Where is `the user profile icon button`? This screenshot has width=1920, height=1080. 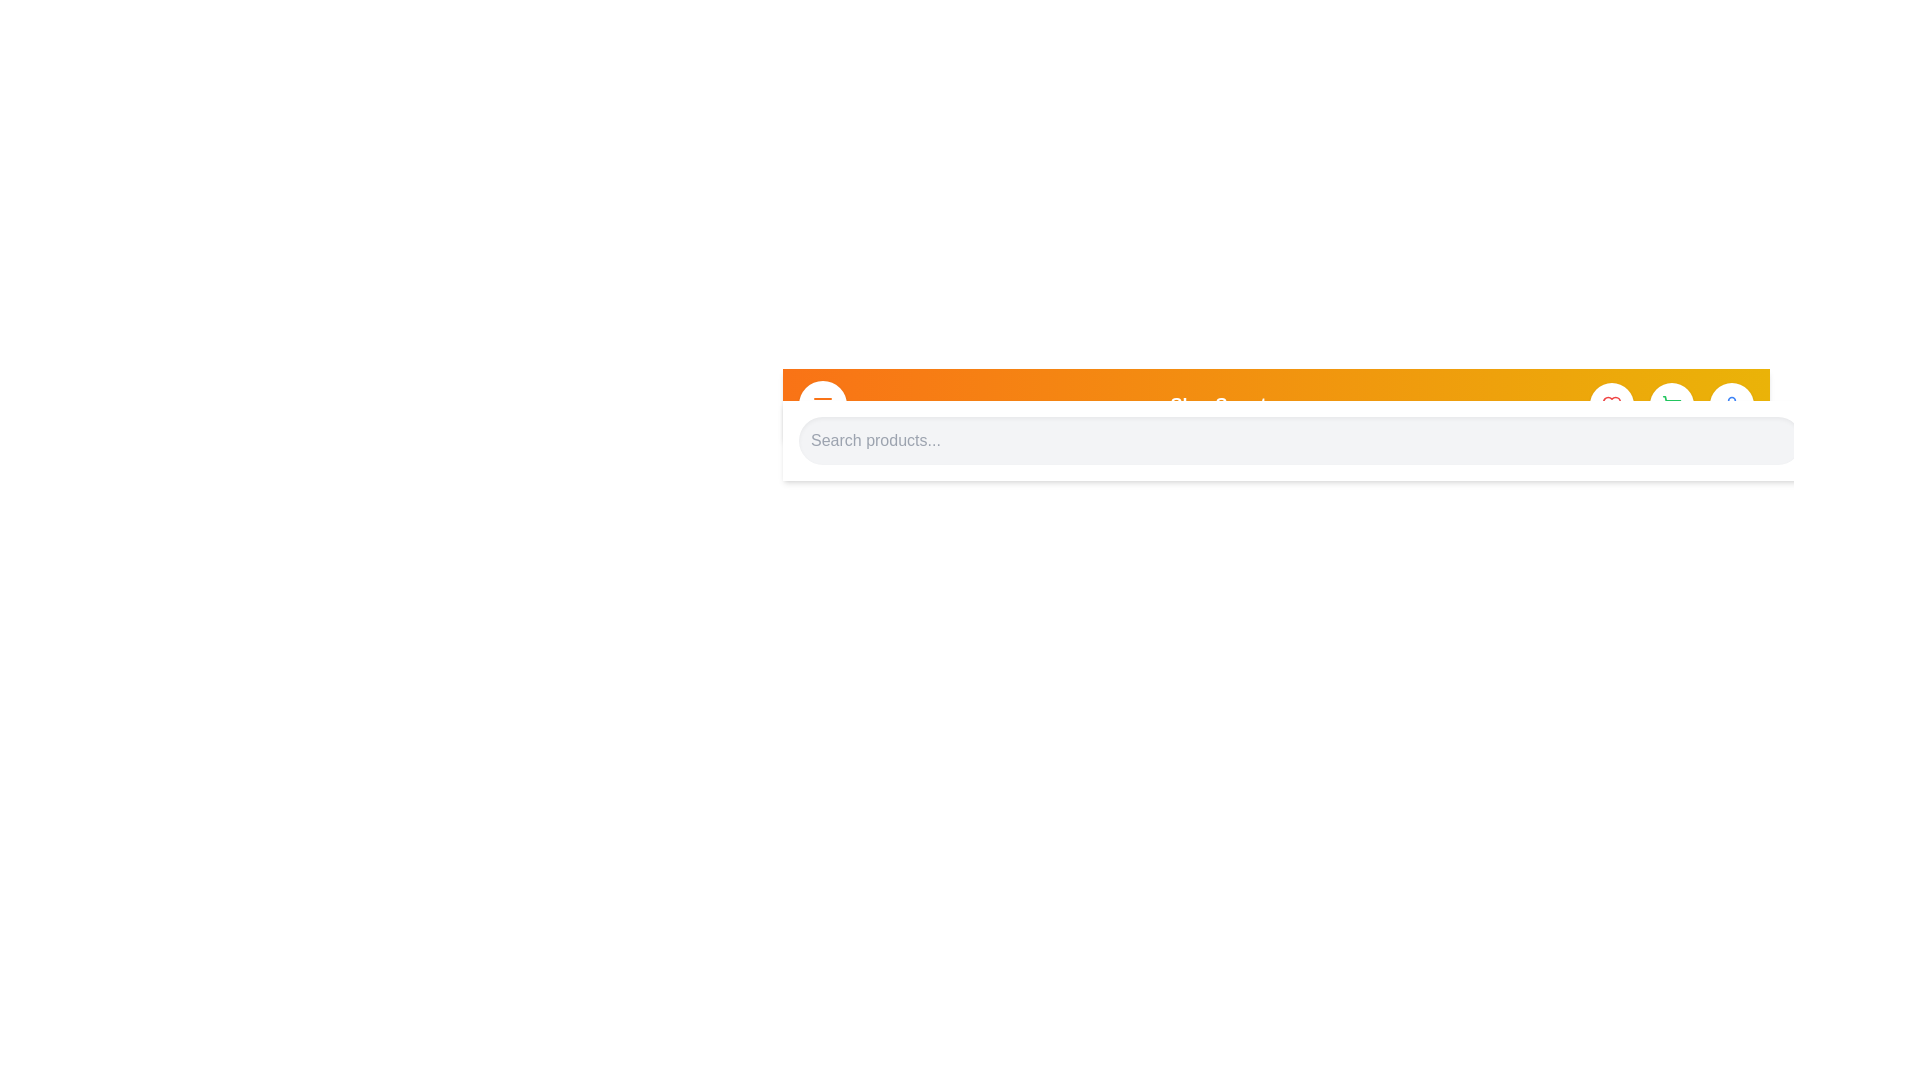 the user profile icon button is located at coordinates (1731, 405).